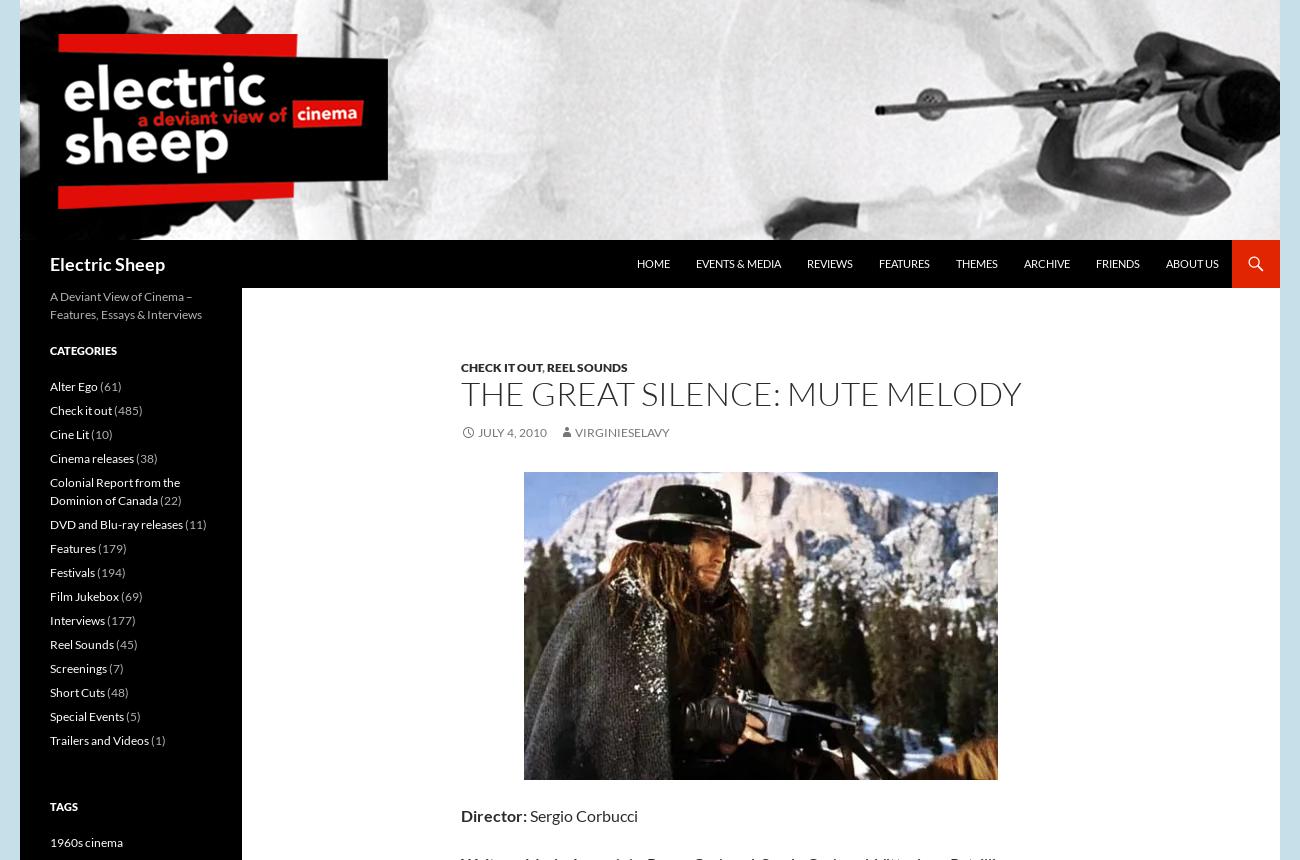 The width and height of the screenshot is (1300, 860). What do you see at coordinates (622, 432) in the screenshot?
I see `'VirginieSelavy'` at bounding box center [622, 432].